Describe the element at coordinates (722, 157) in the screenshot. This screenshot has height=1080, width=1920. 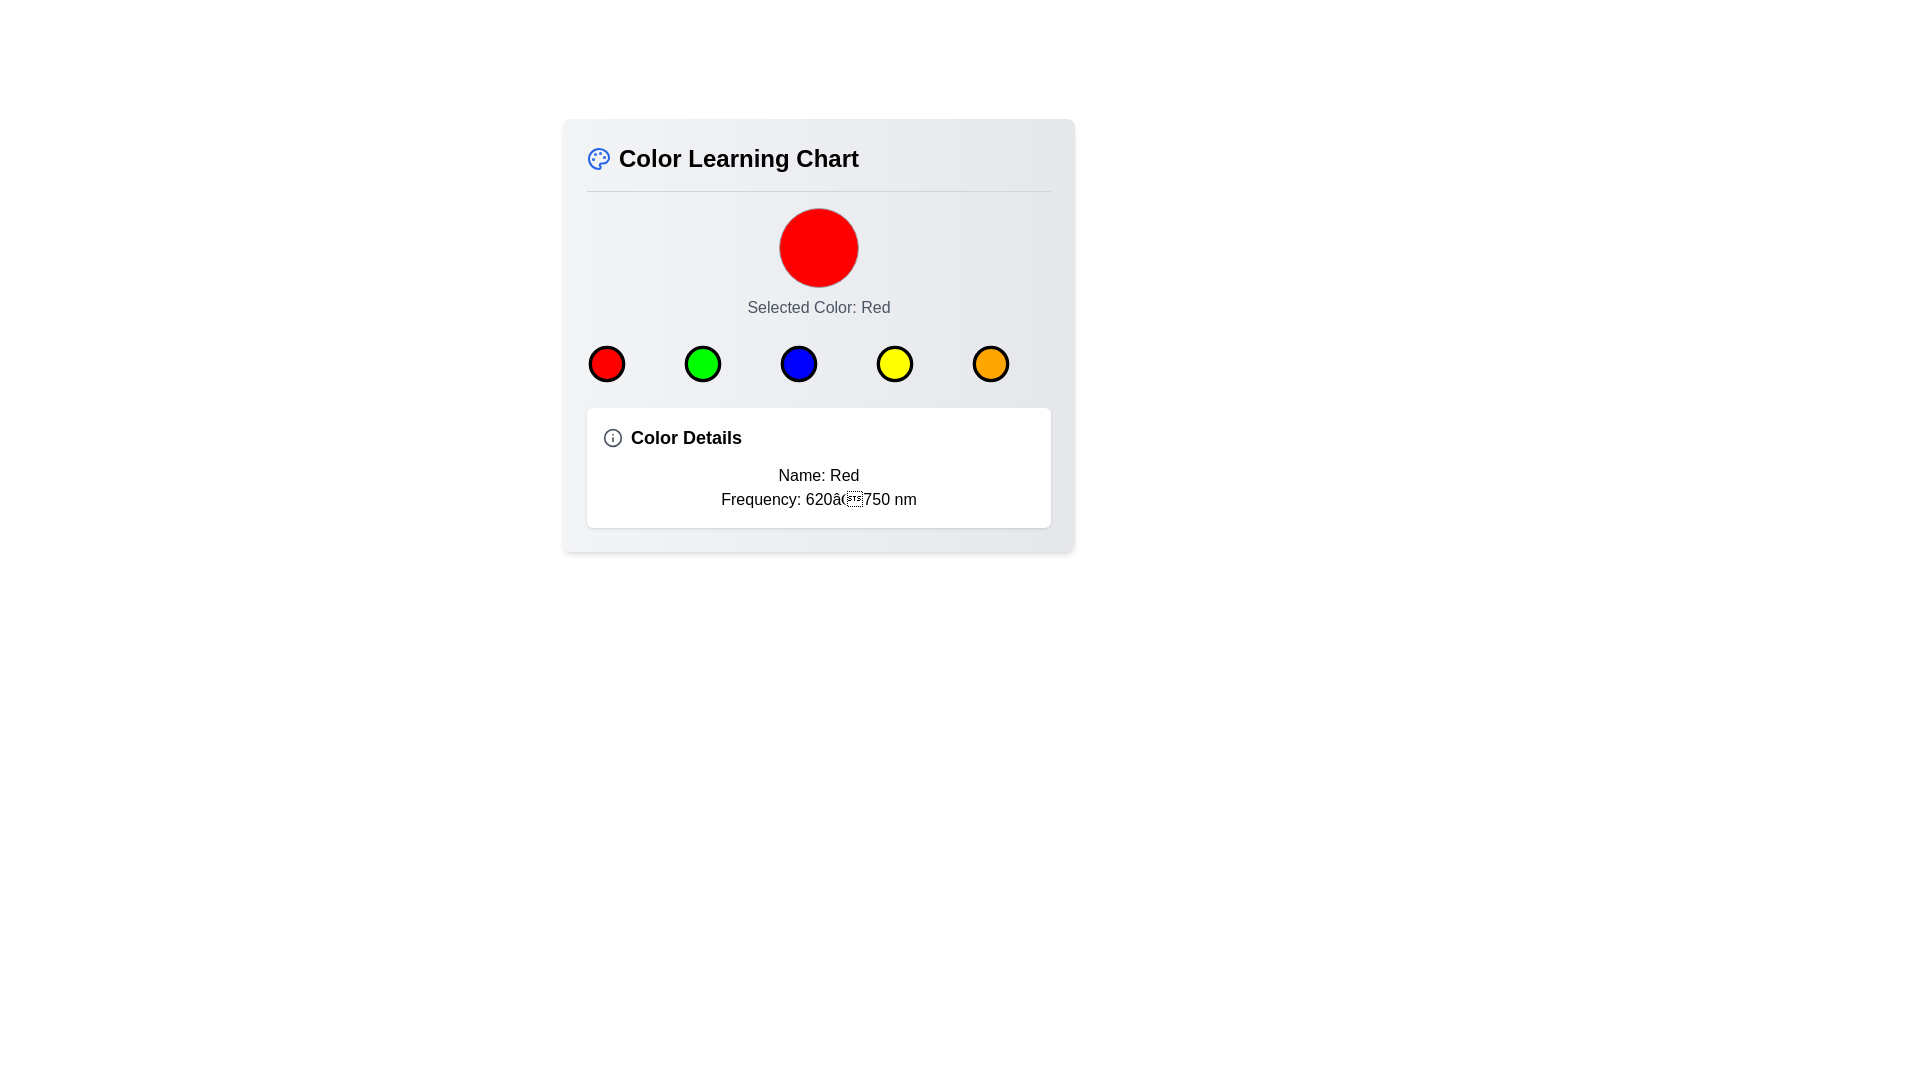
I see `the 'Color Learning Chart' header text for copying by clicking on it` at that location.